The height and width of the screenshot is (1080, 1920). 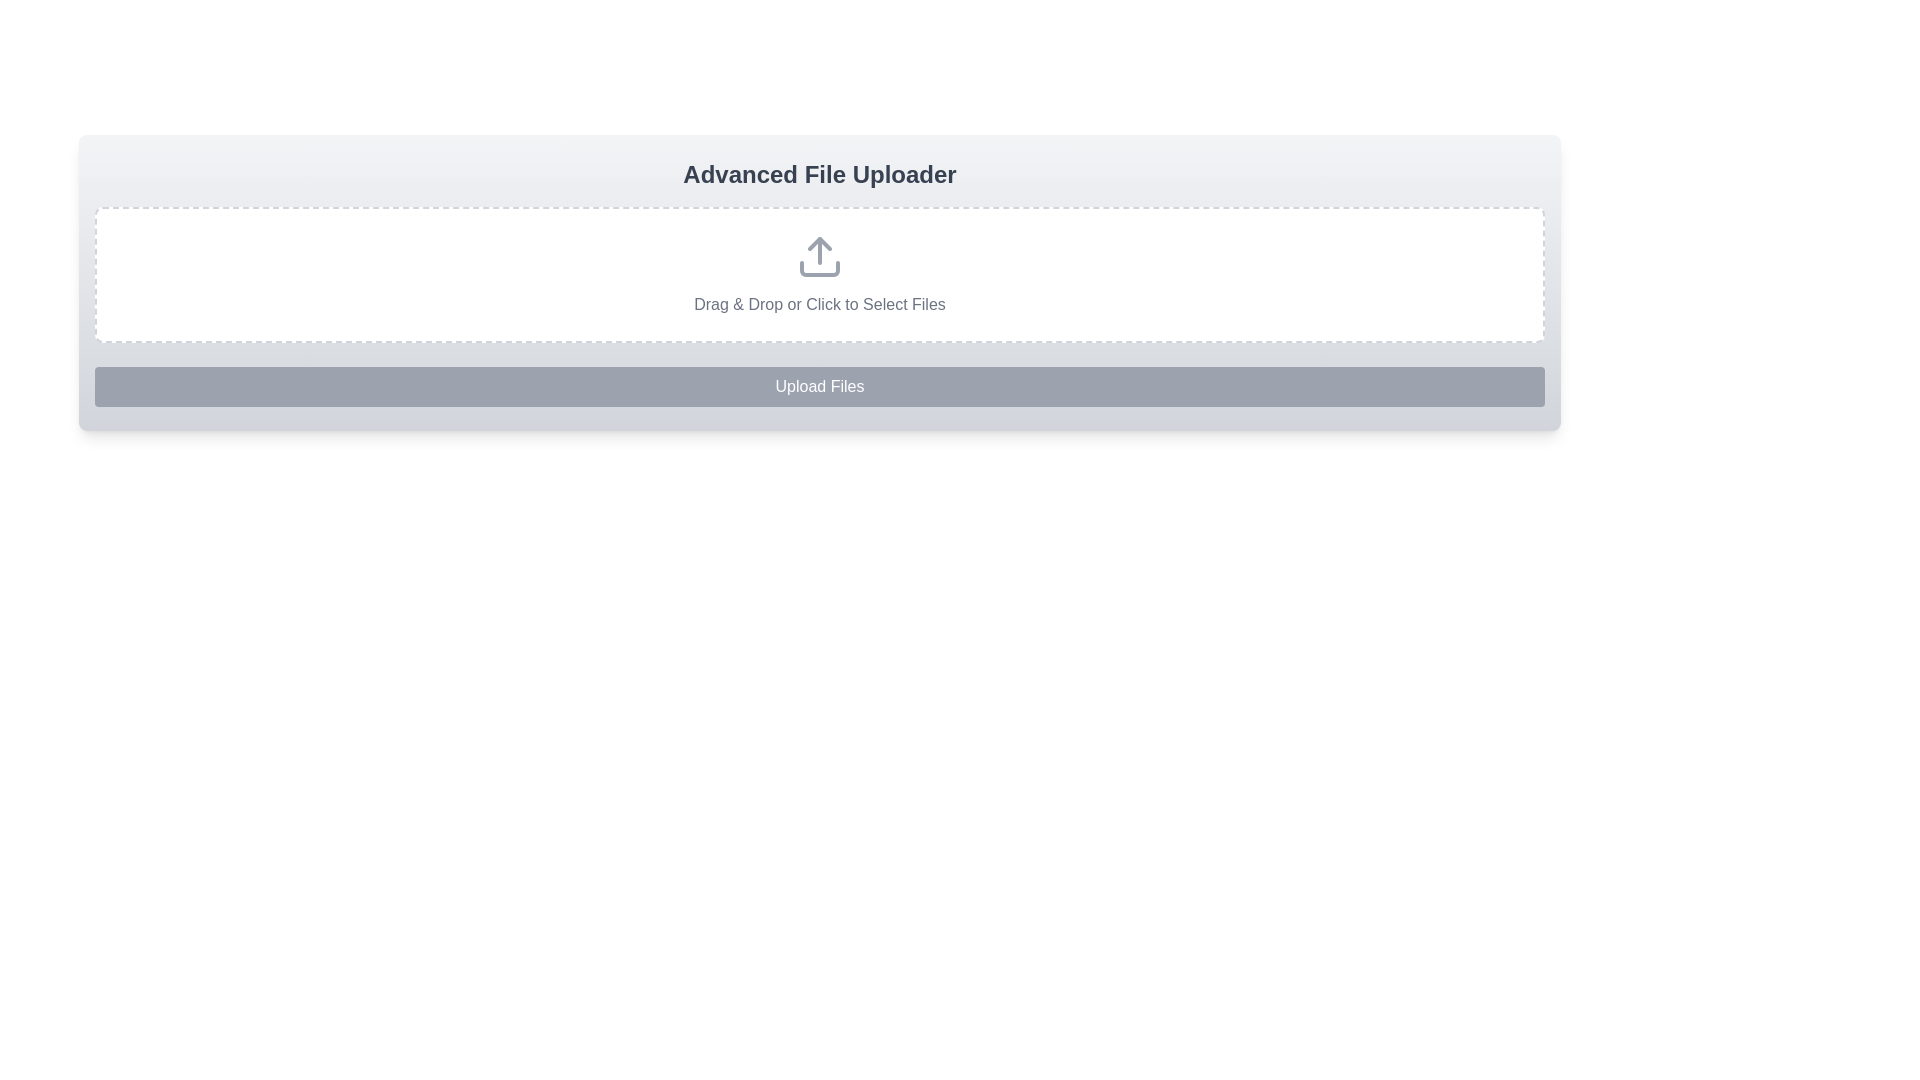 I want to click on the instruction Text label that informs users about dragging and dropping files or clicking to select them for uploading, located in a dashed border area under the upload icon and above the 'Upload Files' button, so click(x=820, y=304).